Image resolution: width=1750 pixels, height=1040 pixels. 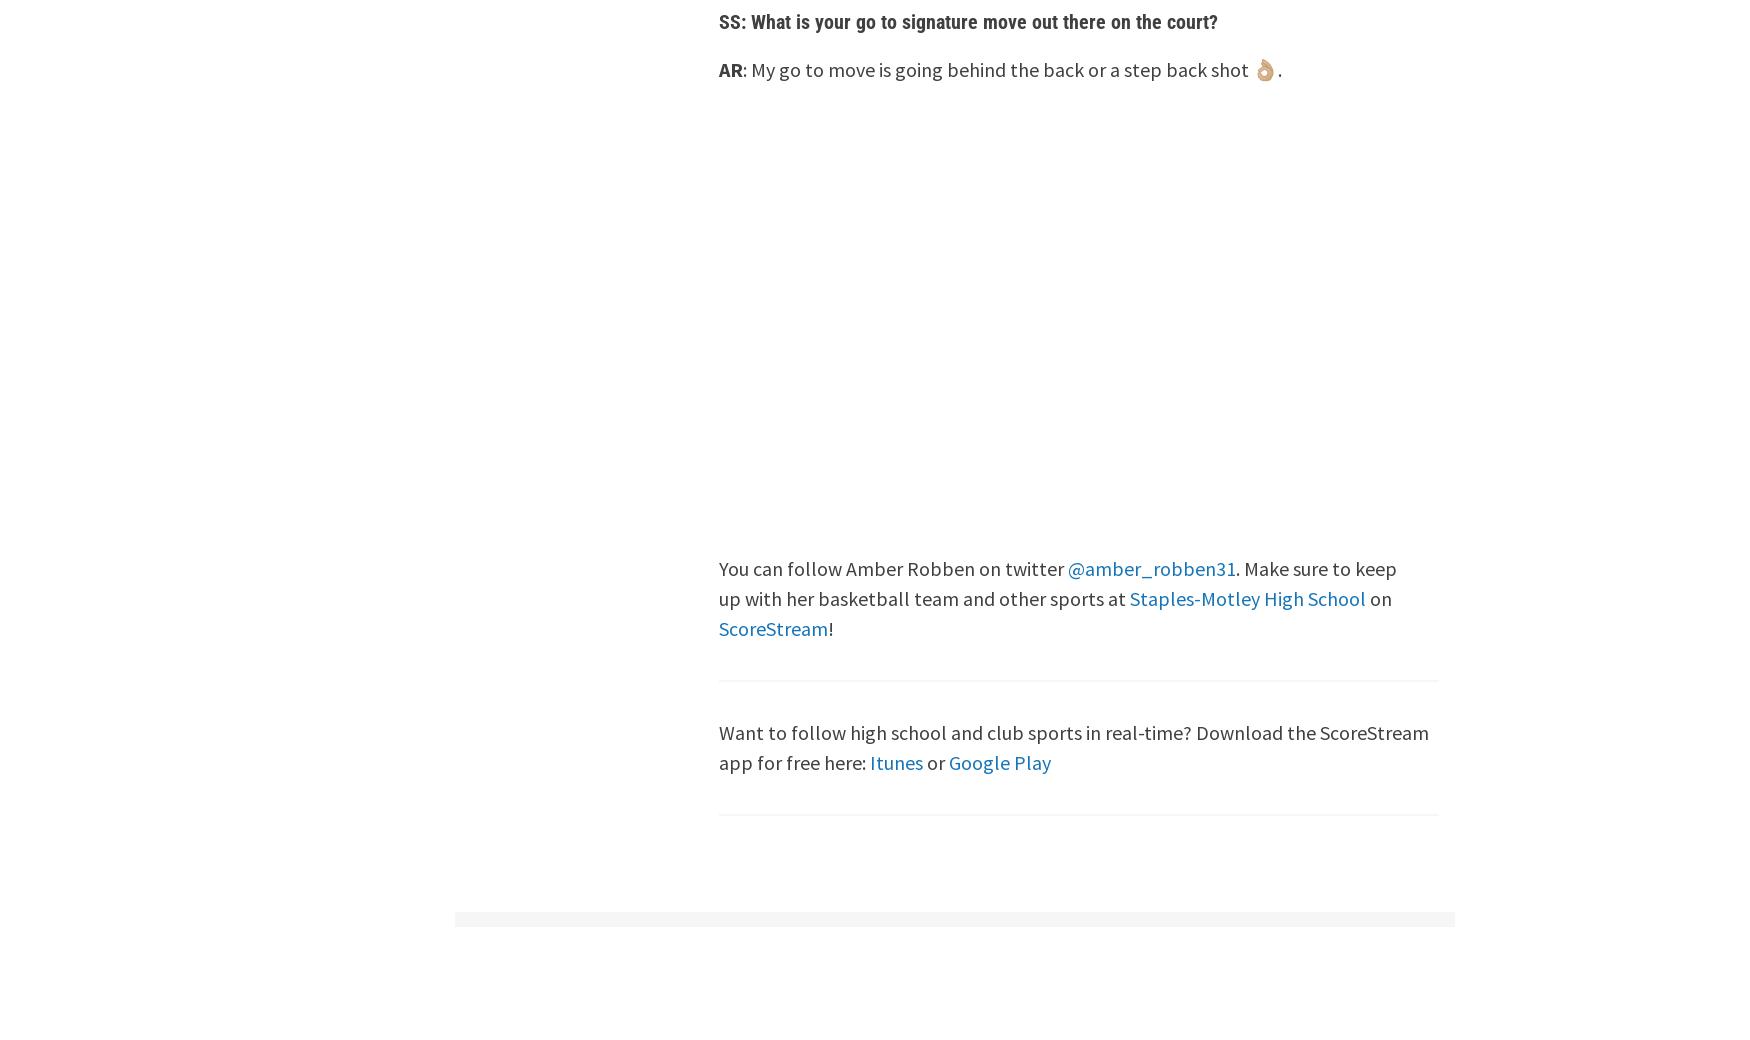 What do you see at coordinates (730, 67) in the screenshot?
I see `'AR'` at bounding box center [730, 67].